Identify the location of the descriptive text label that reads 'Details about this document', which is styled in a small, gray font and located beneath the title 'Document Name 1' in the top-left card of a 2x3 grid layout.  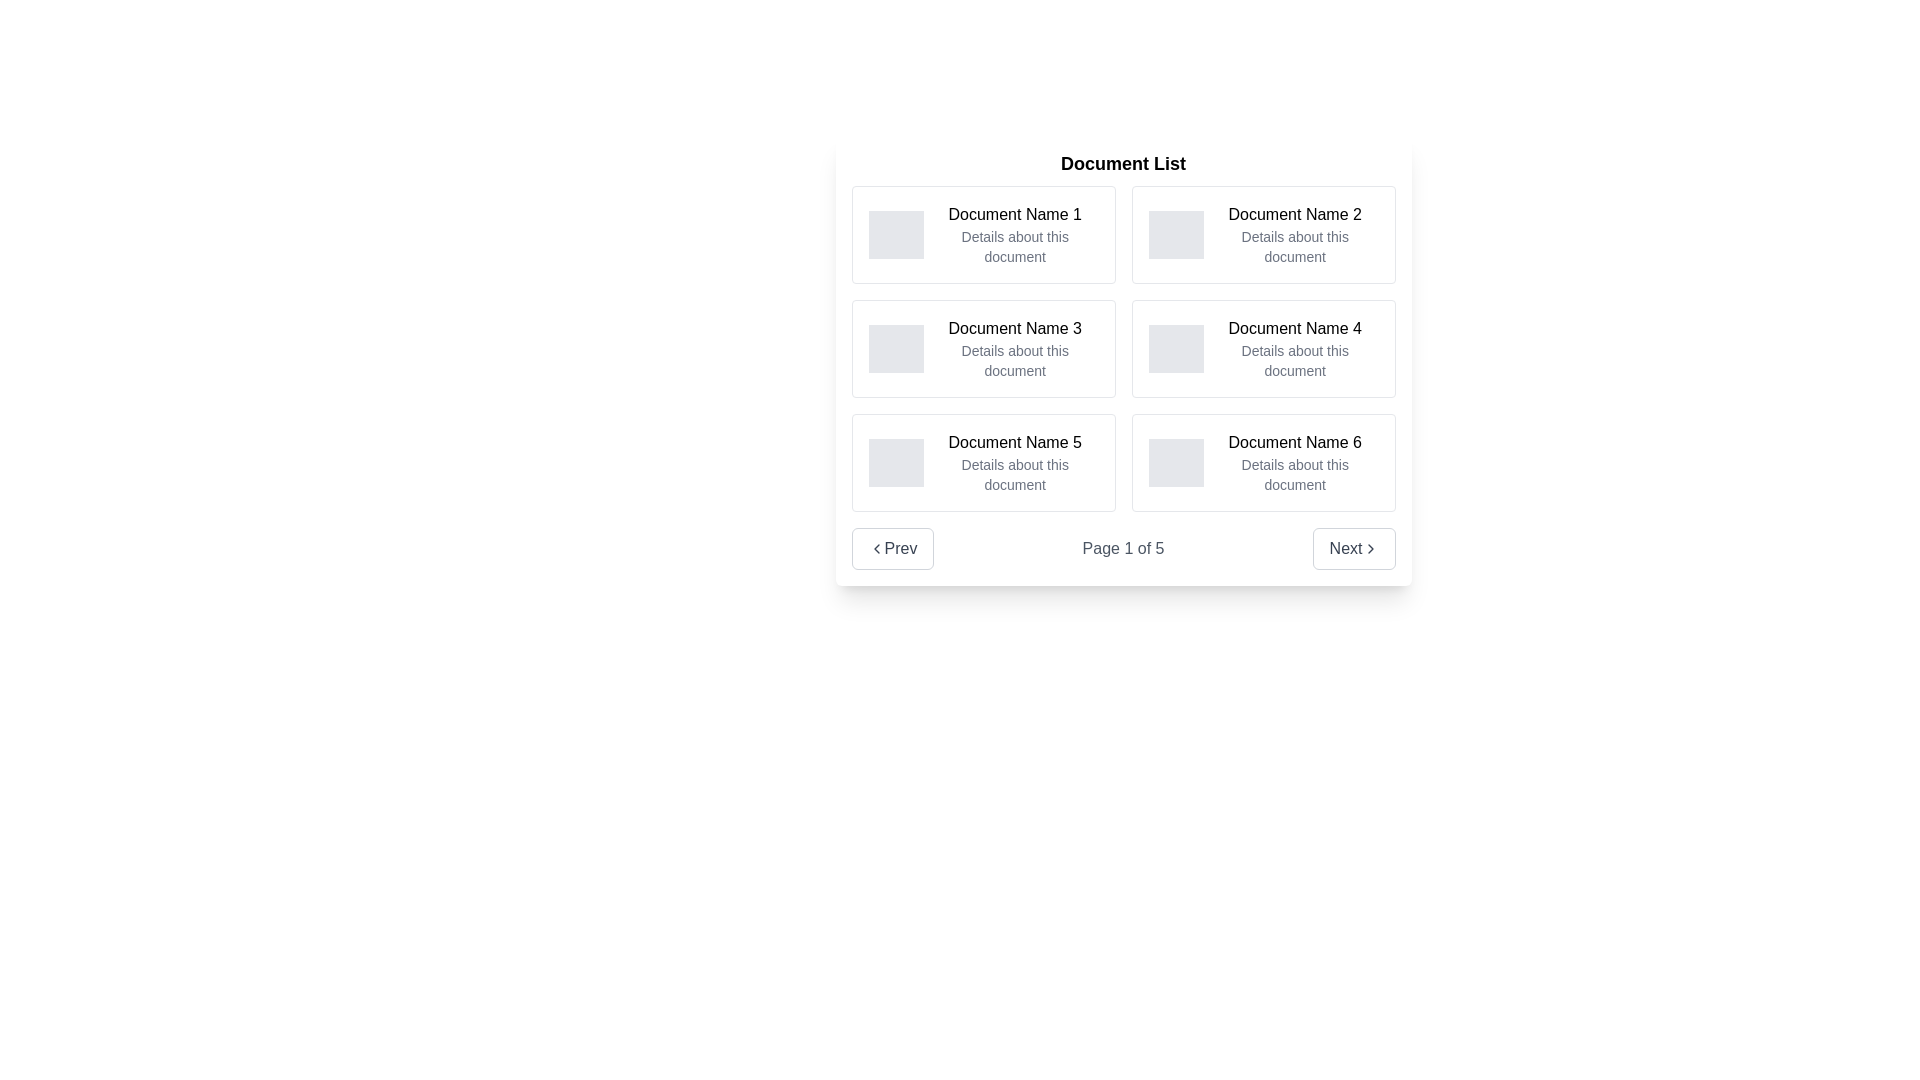
(1015, 245).